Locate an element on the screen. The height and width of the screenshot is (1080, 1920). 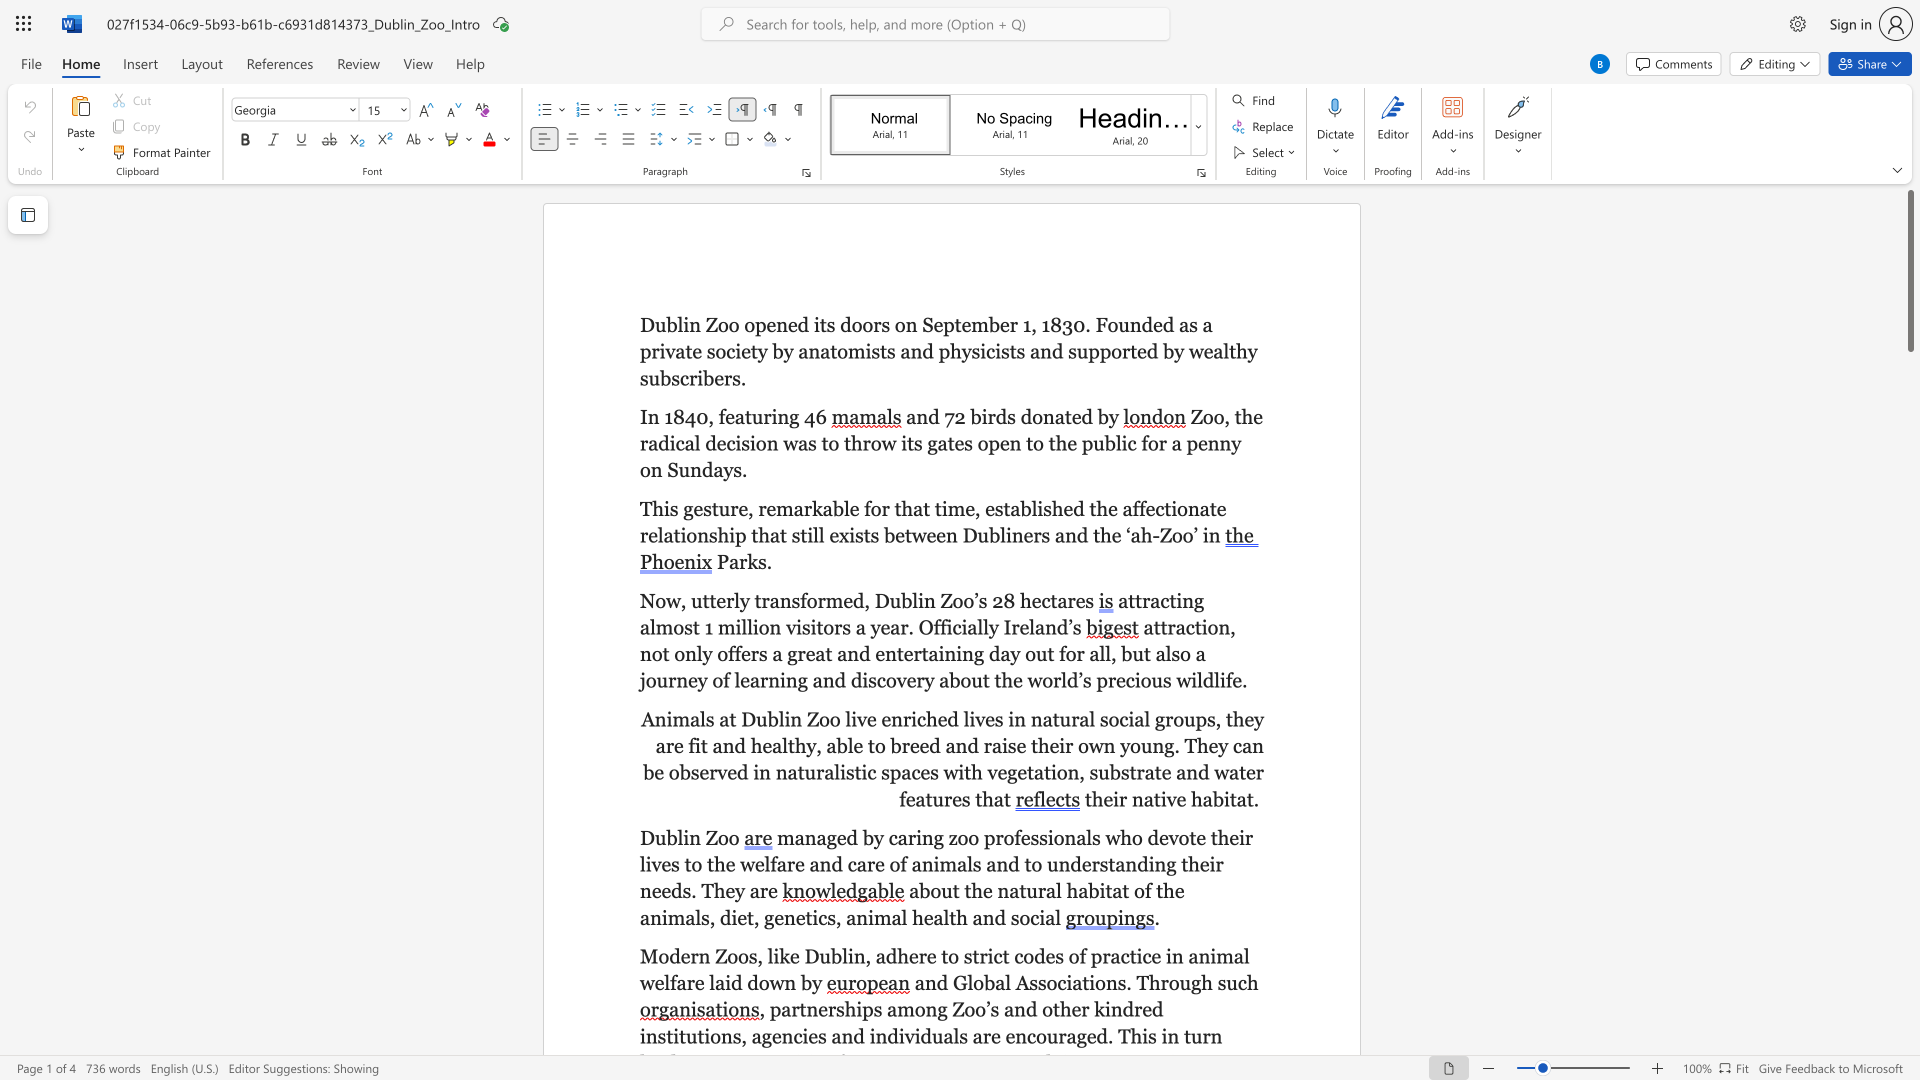
the 4th character "a" in the text is located at coordinates (803, 350).